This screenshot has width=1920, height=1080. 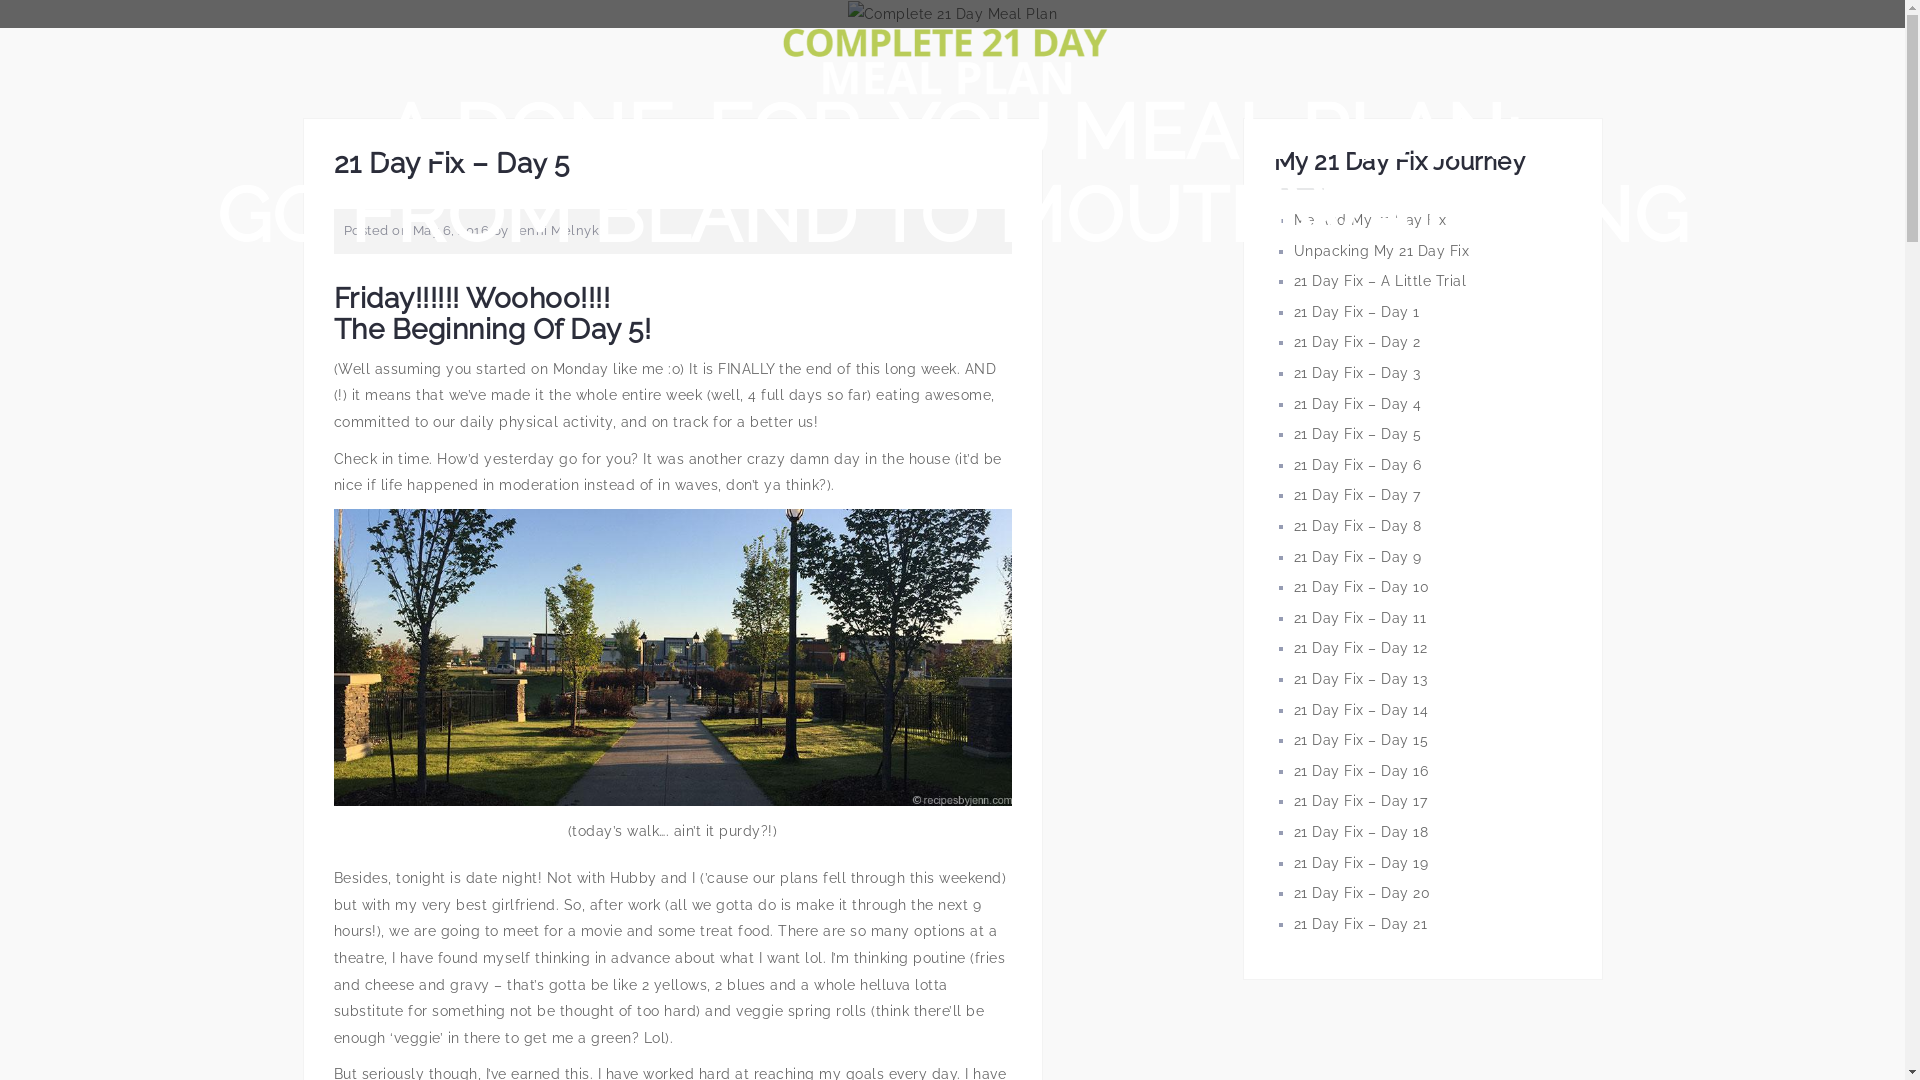 I want to click on 'Me And My 21 Day Fix', so click(x=1369, y=219).